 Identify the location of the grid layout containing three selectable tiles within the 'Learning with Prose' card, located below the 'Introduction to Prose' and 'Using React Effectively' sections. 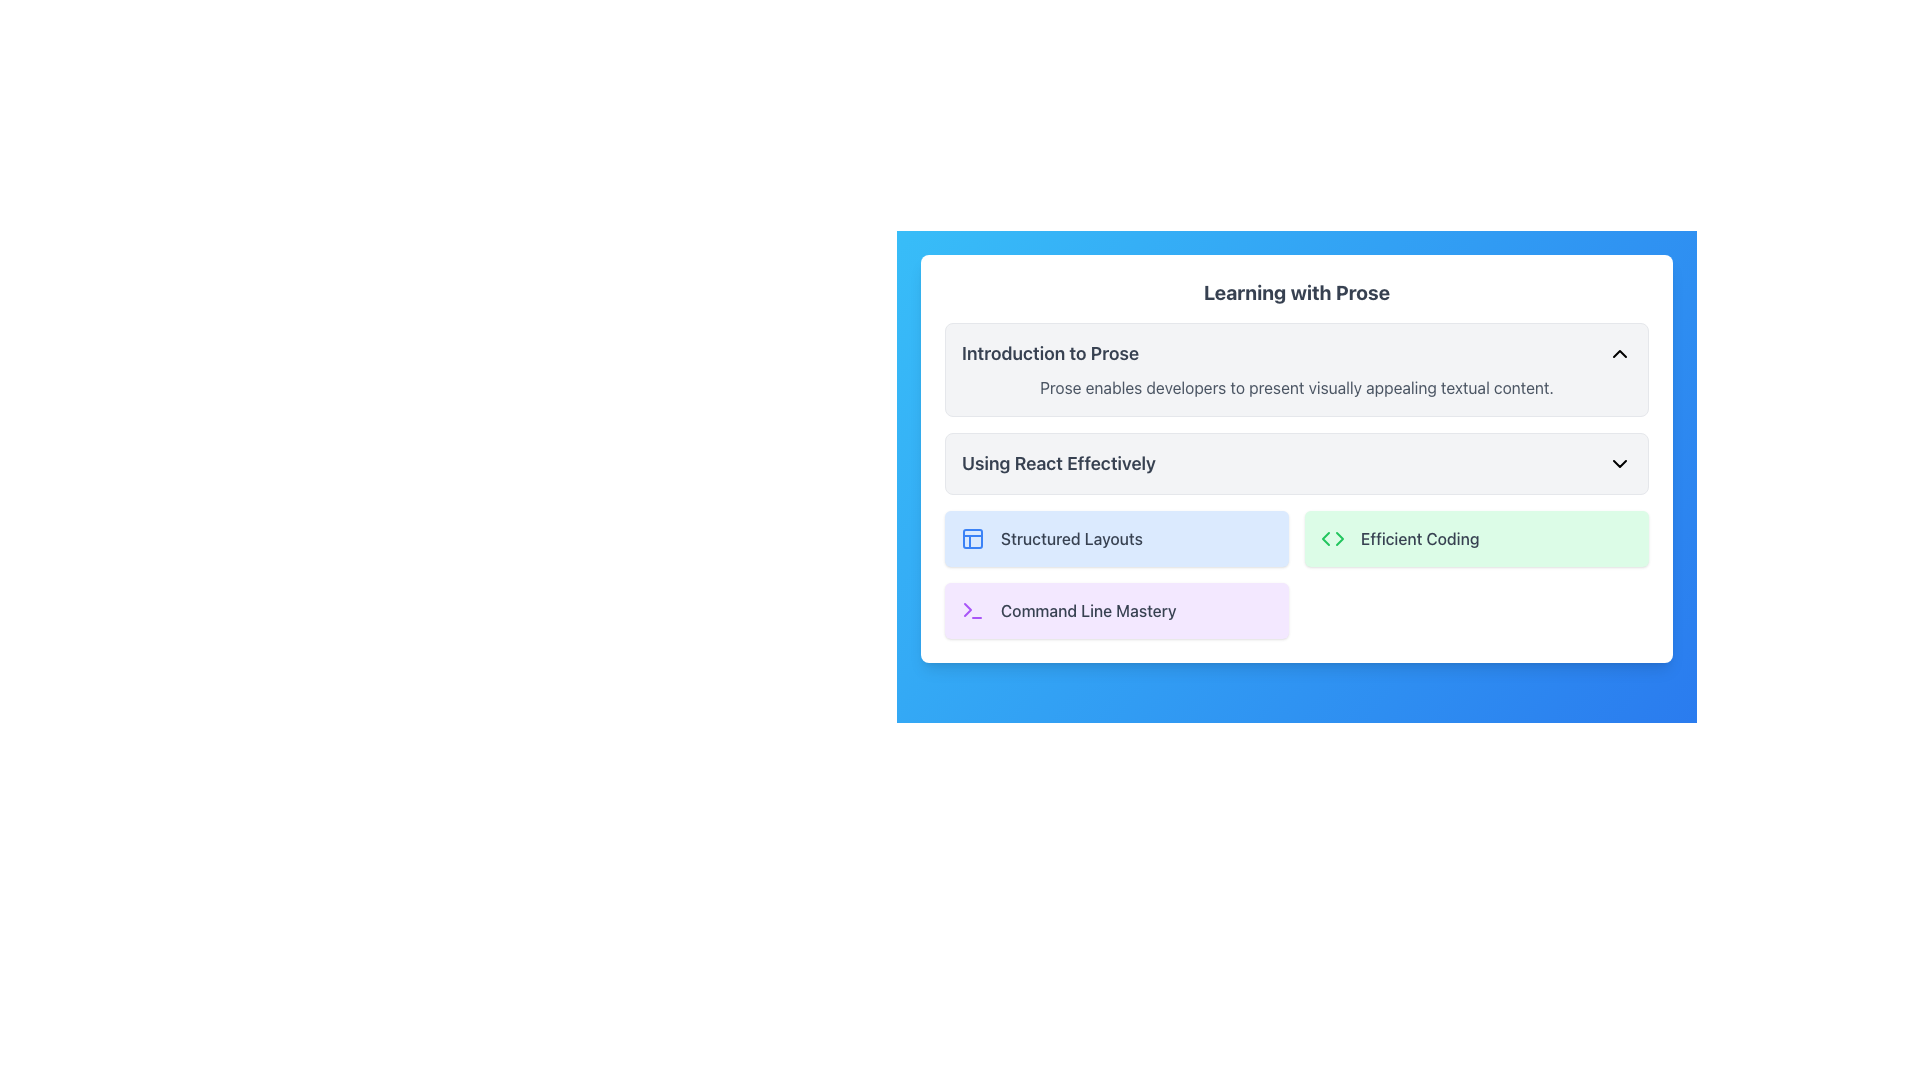
(1296, 574).